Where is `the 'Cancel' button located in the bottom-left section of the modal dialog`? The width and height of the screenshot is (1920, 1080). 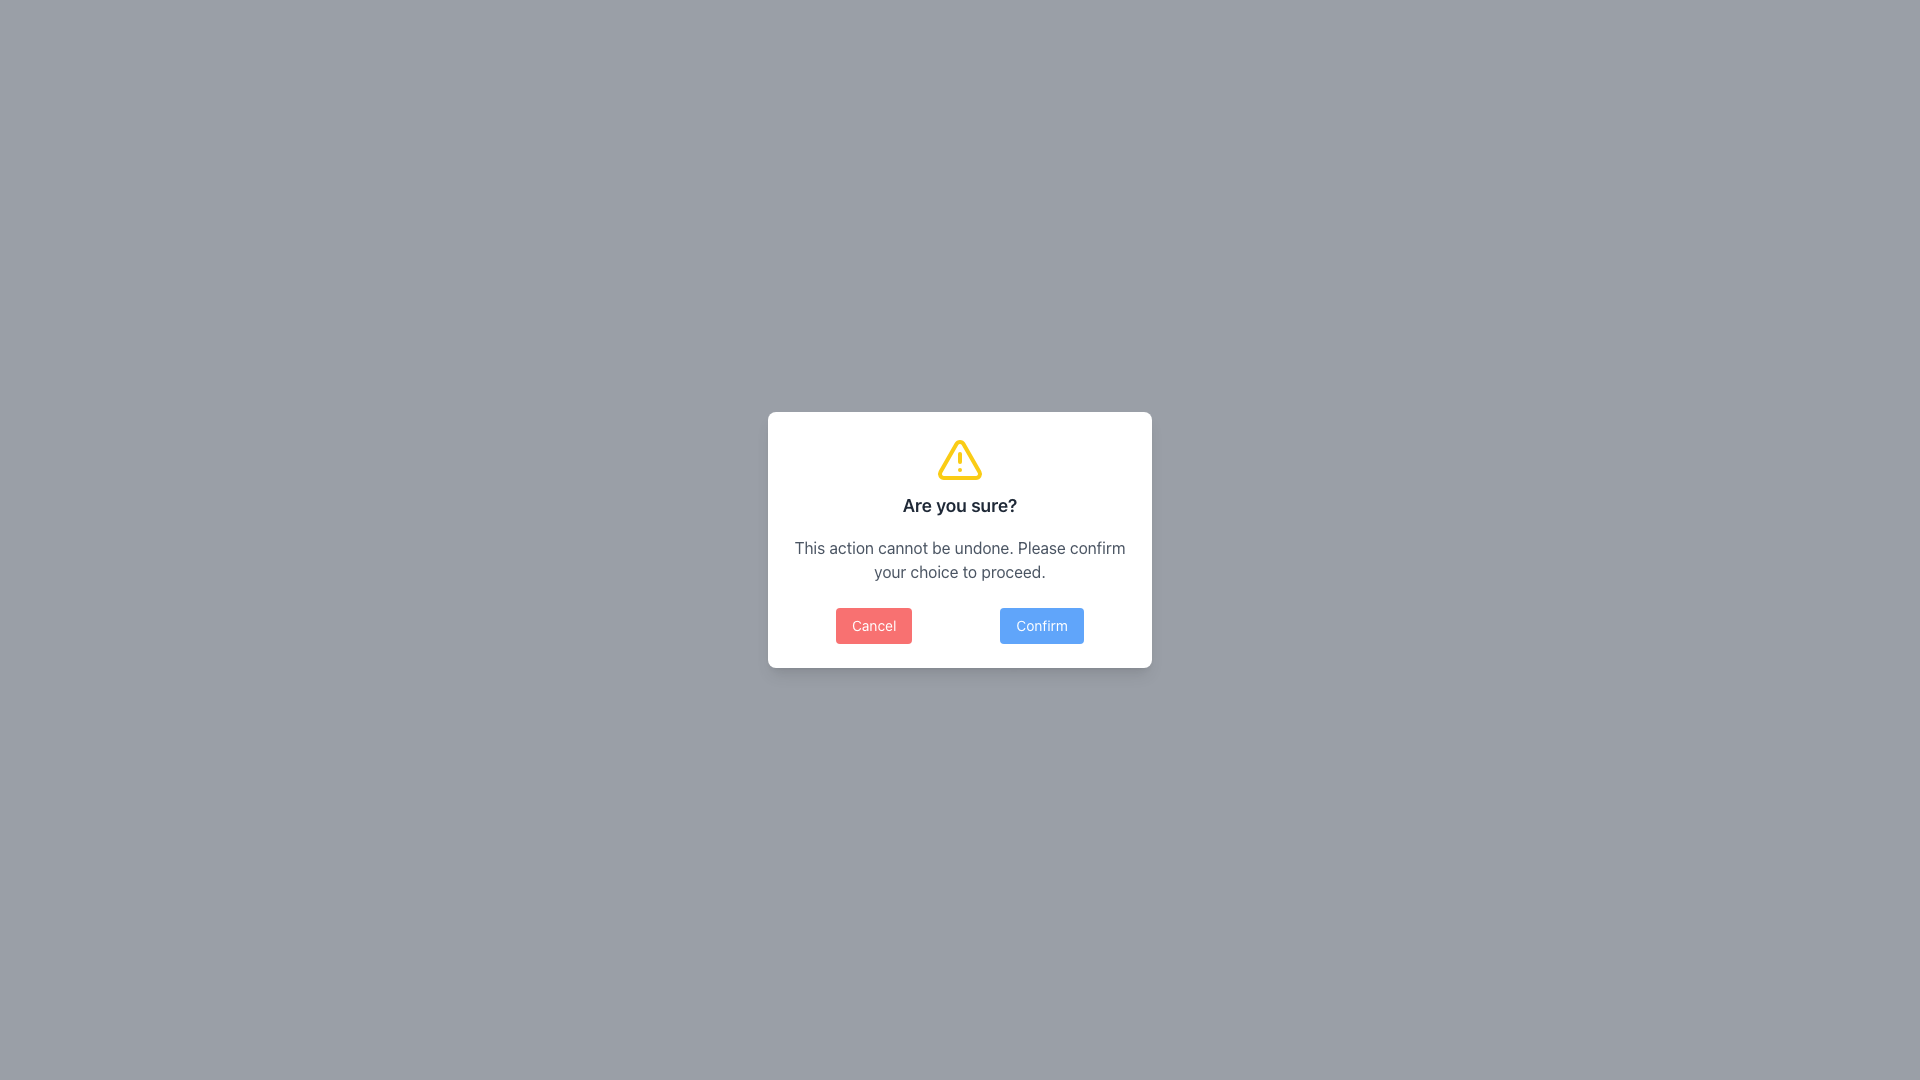 the 'Cancel' button located in the bottom-left section of the modal dialog is located at coordinates (873, 624).